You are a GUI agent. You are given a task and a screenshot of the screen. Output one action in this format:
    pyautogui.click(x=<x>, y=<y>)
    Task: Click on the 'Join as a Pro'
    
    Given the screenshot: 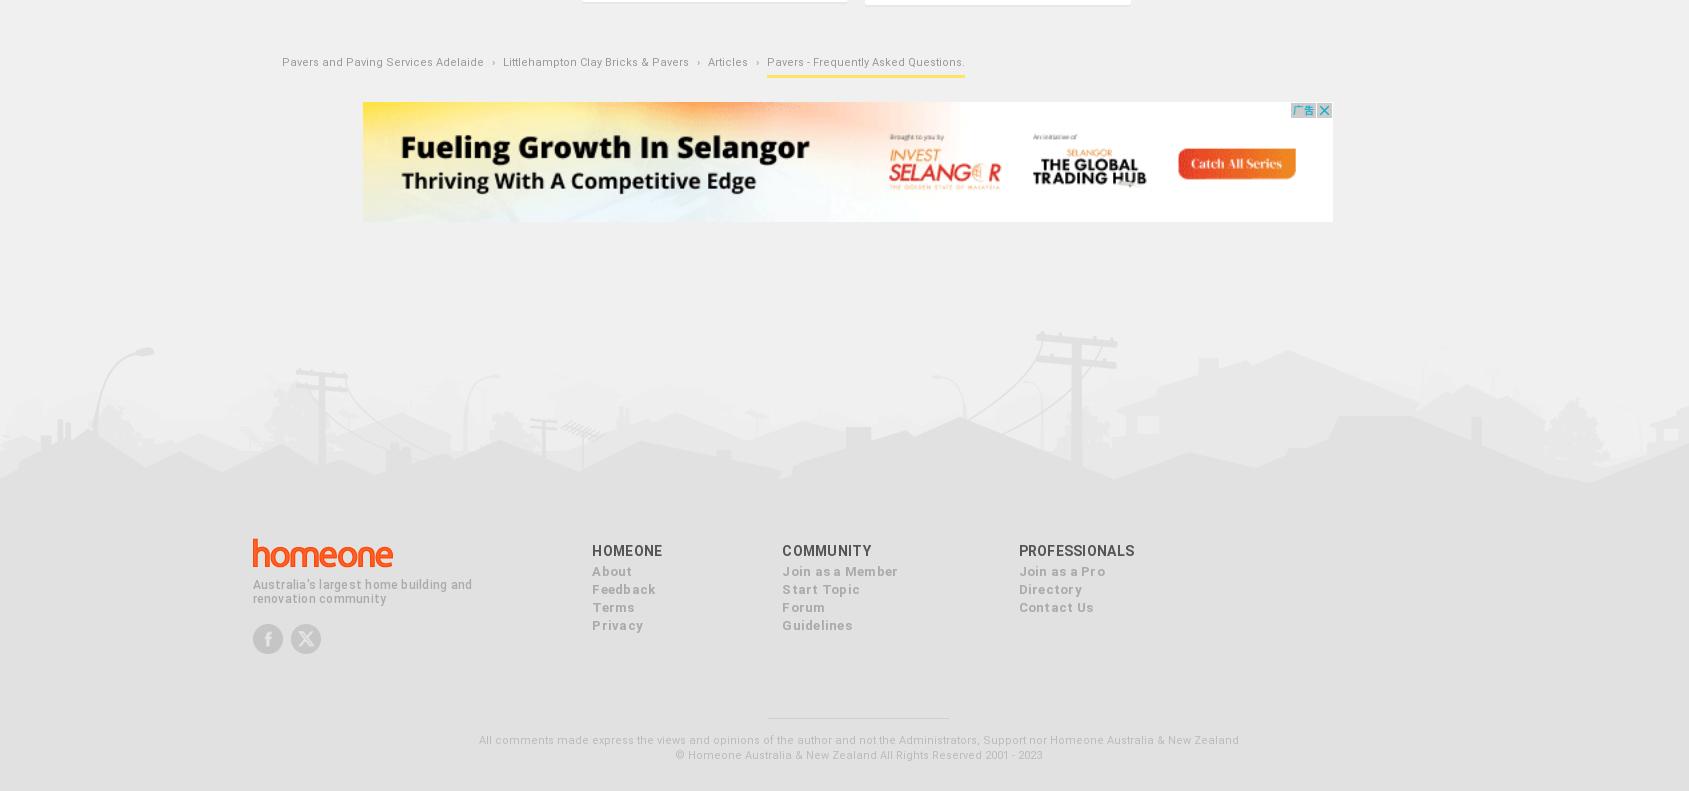 What is the action you would take?
    pyautogui.click(x=1016, y=569)
    